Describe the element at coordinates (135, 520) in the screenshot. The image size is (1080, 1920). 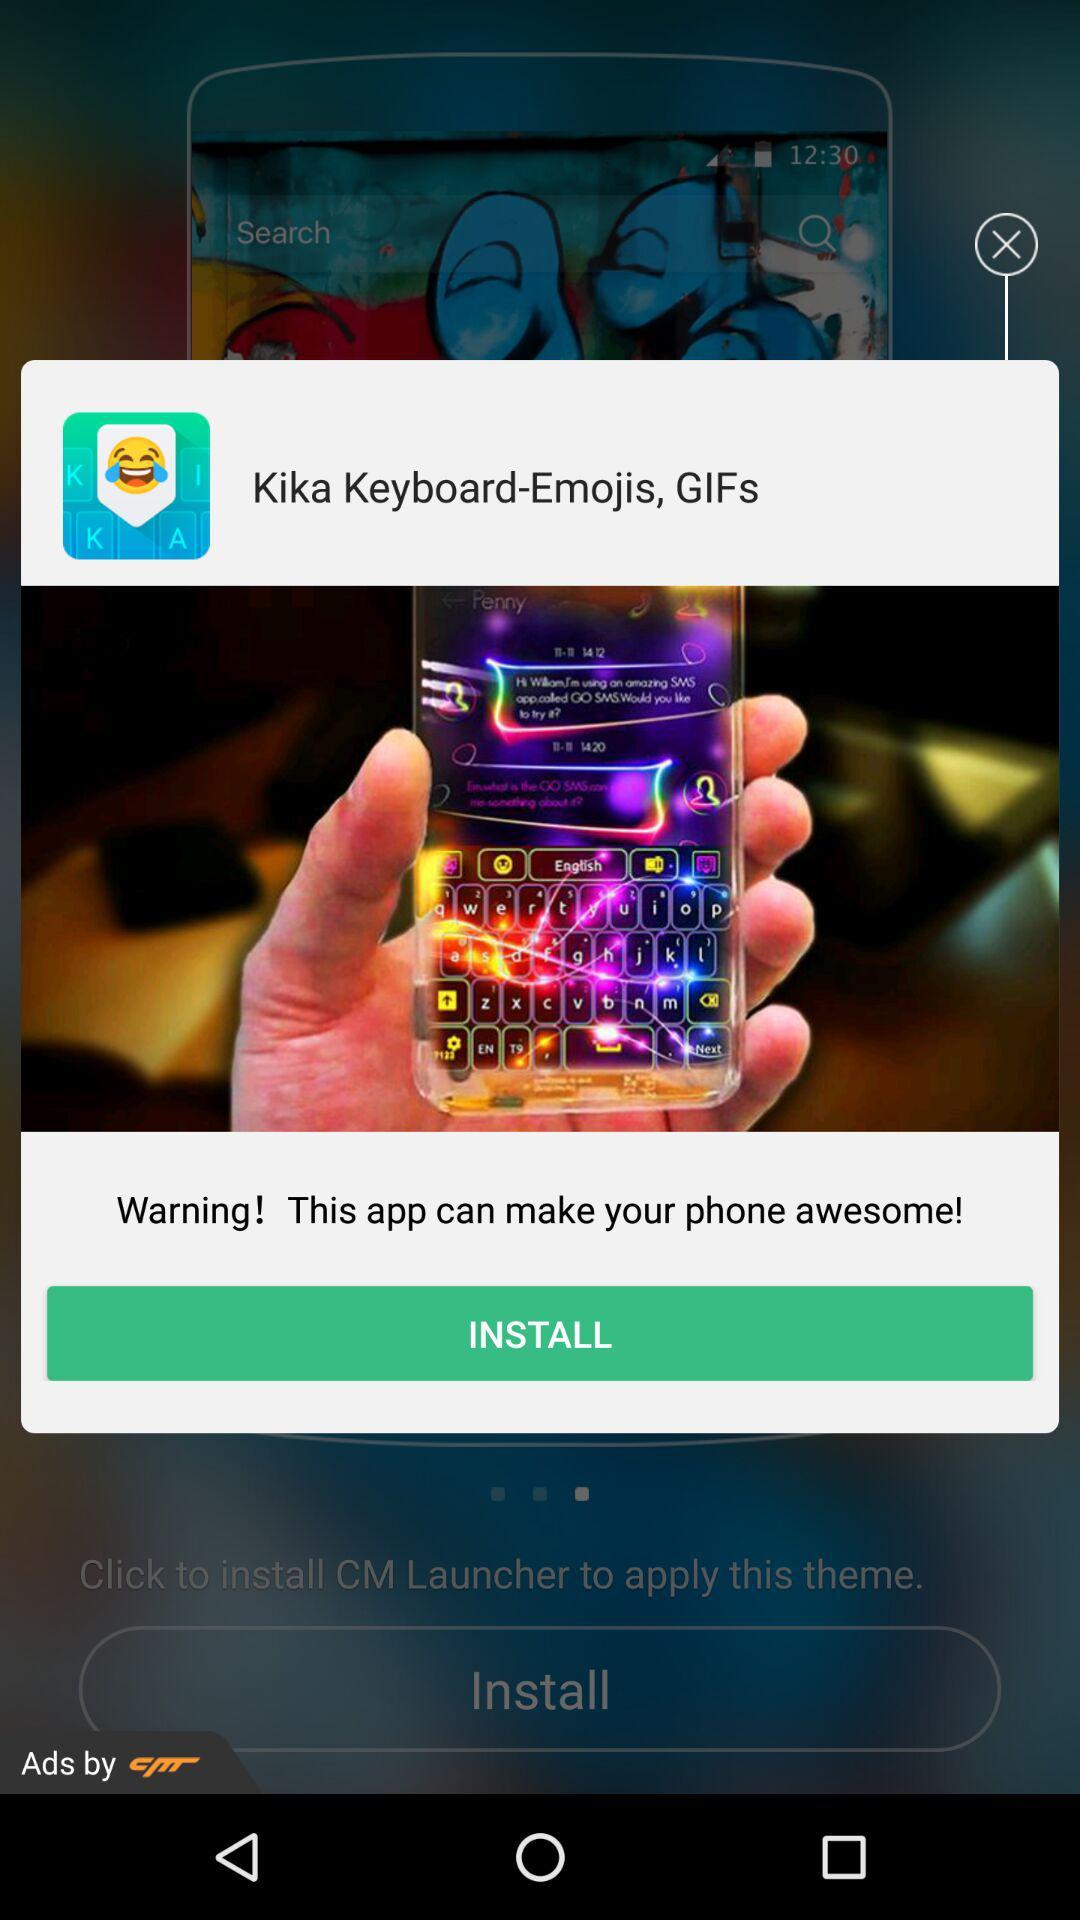
I see `the emoji icon` at that location.